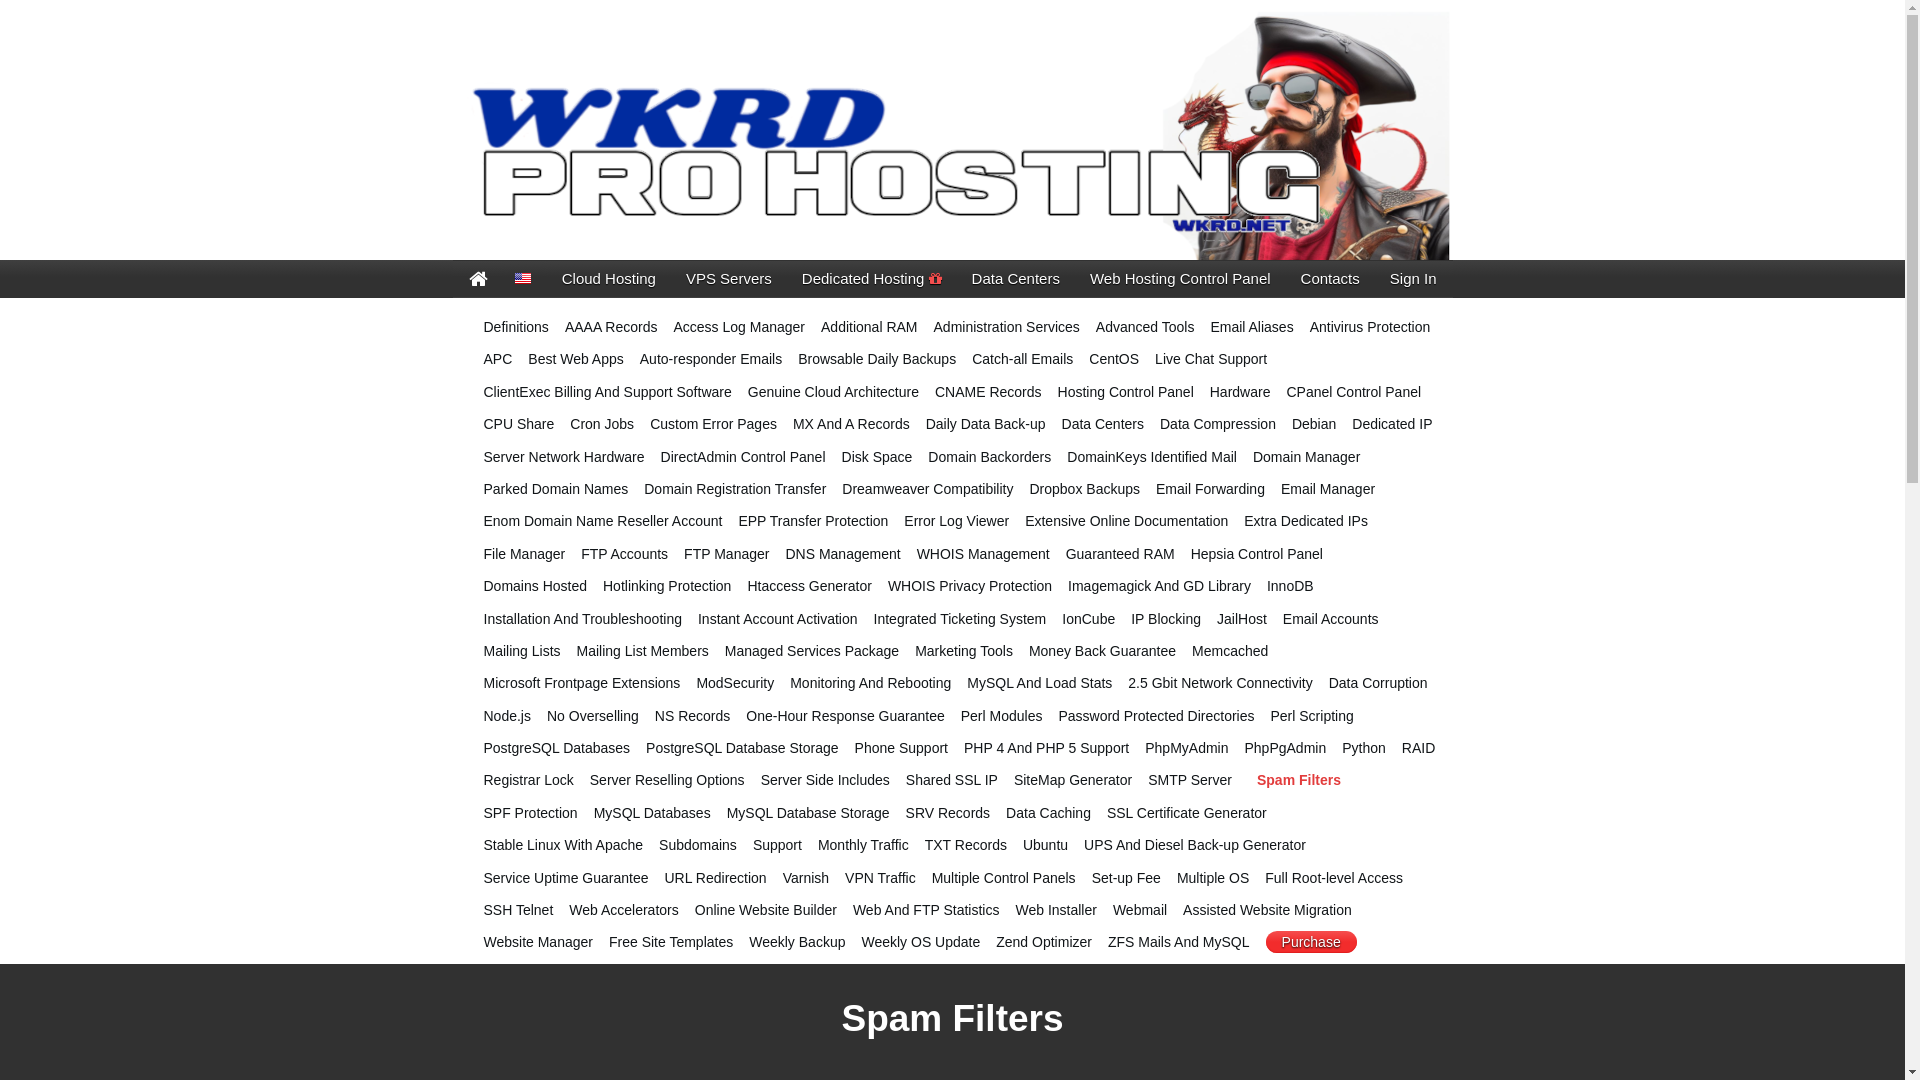 The width and height of the screenshot is (1920, 1080). I want to click on 'CNAME Records', so click(988, 392).